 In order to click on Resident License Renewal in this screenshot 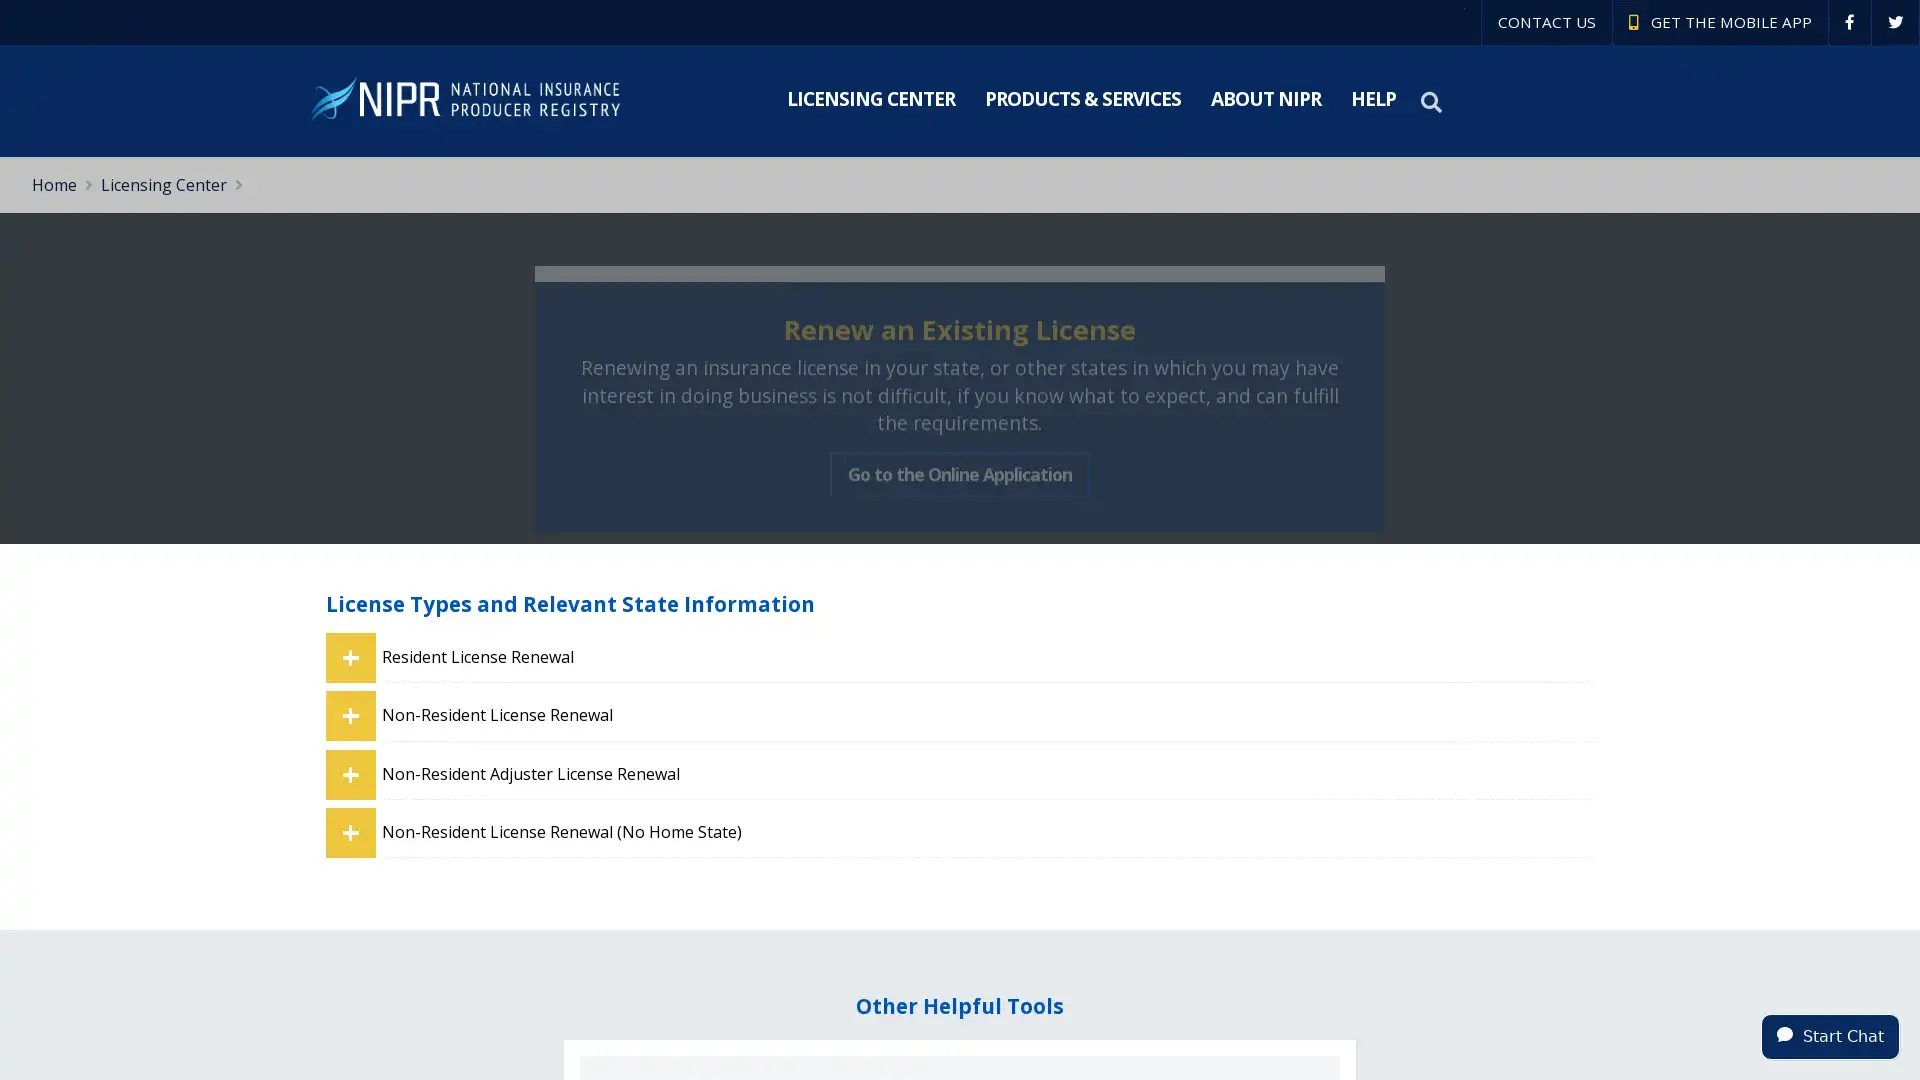, I will do `click(988, 657)`.